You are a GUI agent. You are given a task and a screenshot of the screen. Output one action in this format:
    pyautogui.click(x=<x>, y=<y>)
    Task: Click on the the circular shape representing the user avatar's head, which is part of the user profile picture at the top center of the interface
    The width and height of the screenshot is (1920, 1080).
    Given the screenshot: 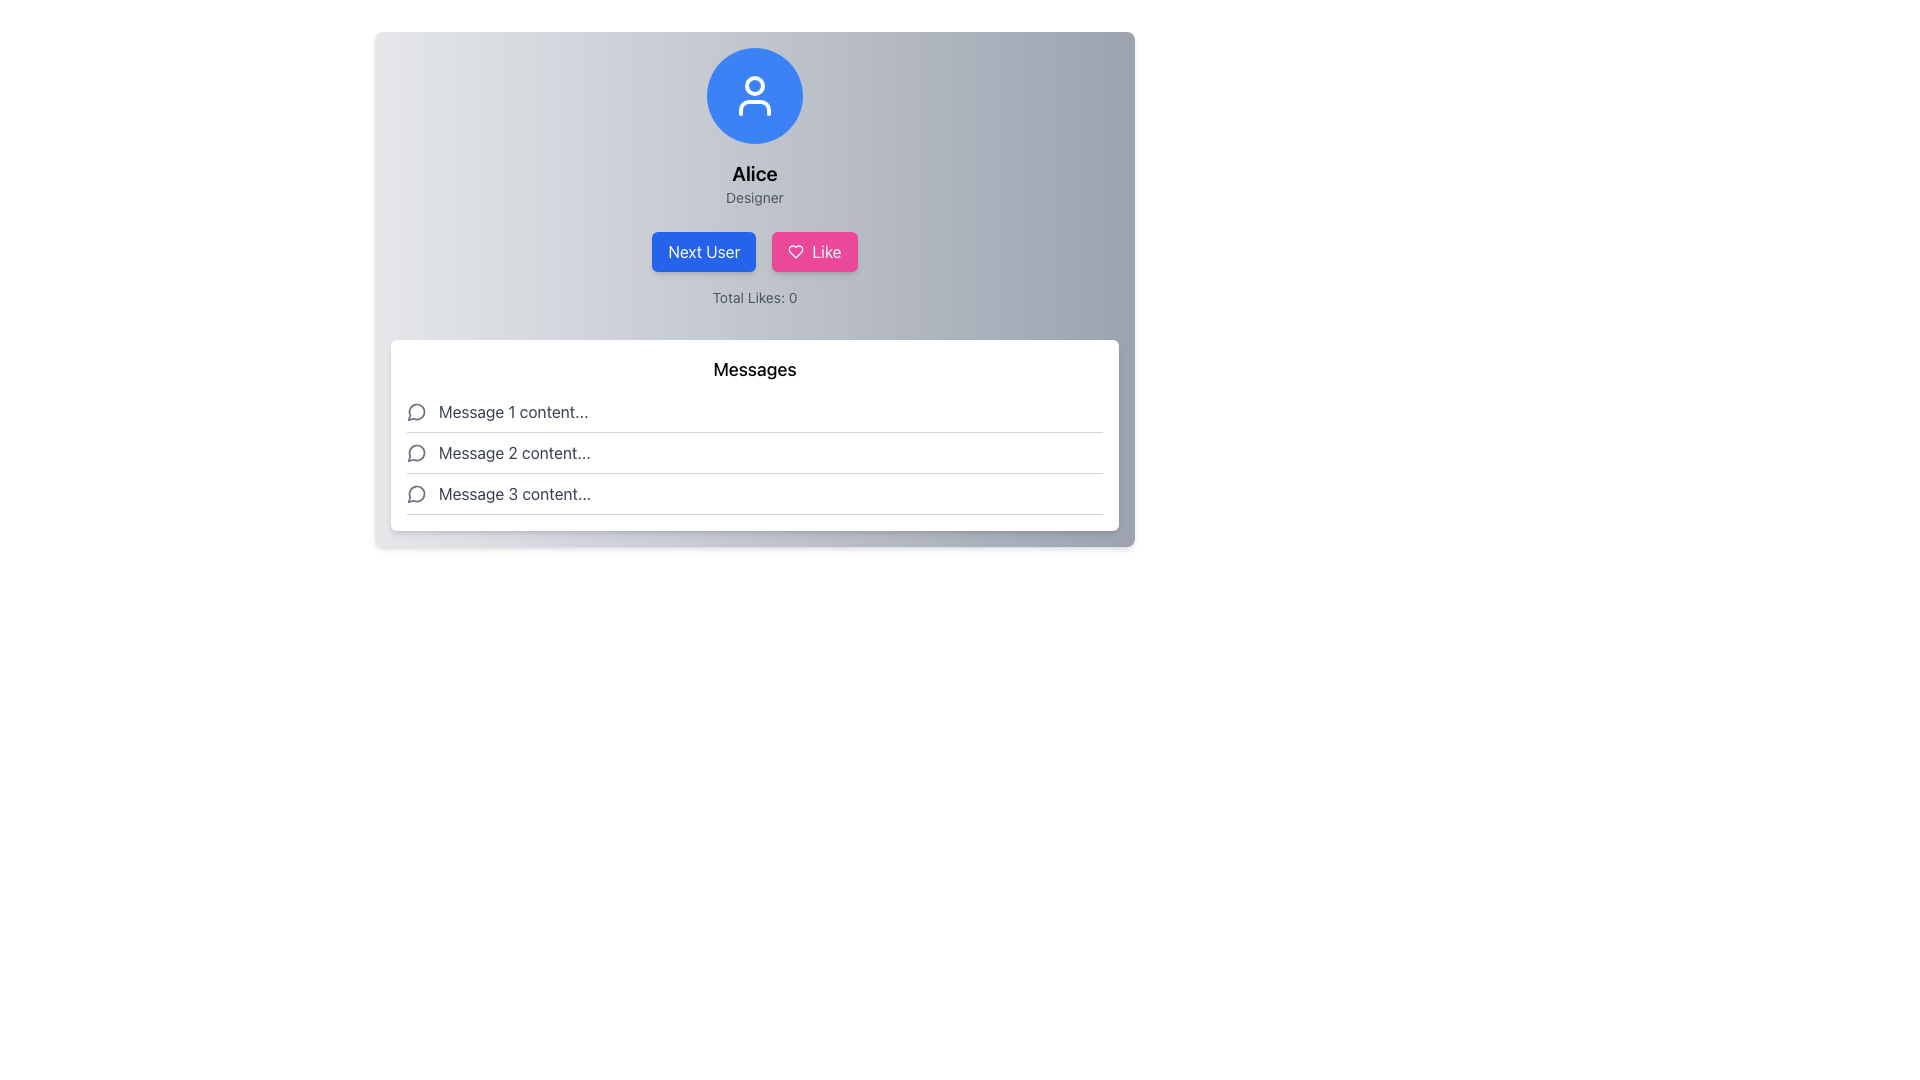 What is the action you would take?
    pyautogui.click(x=753, y=84)
    